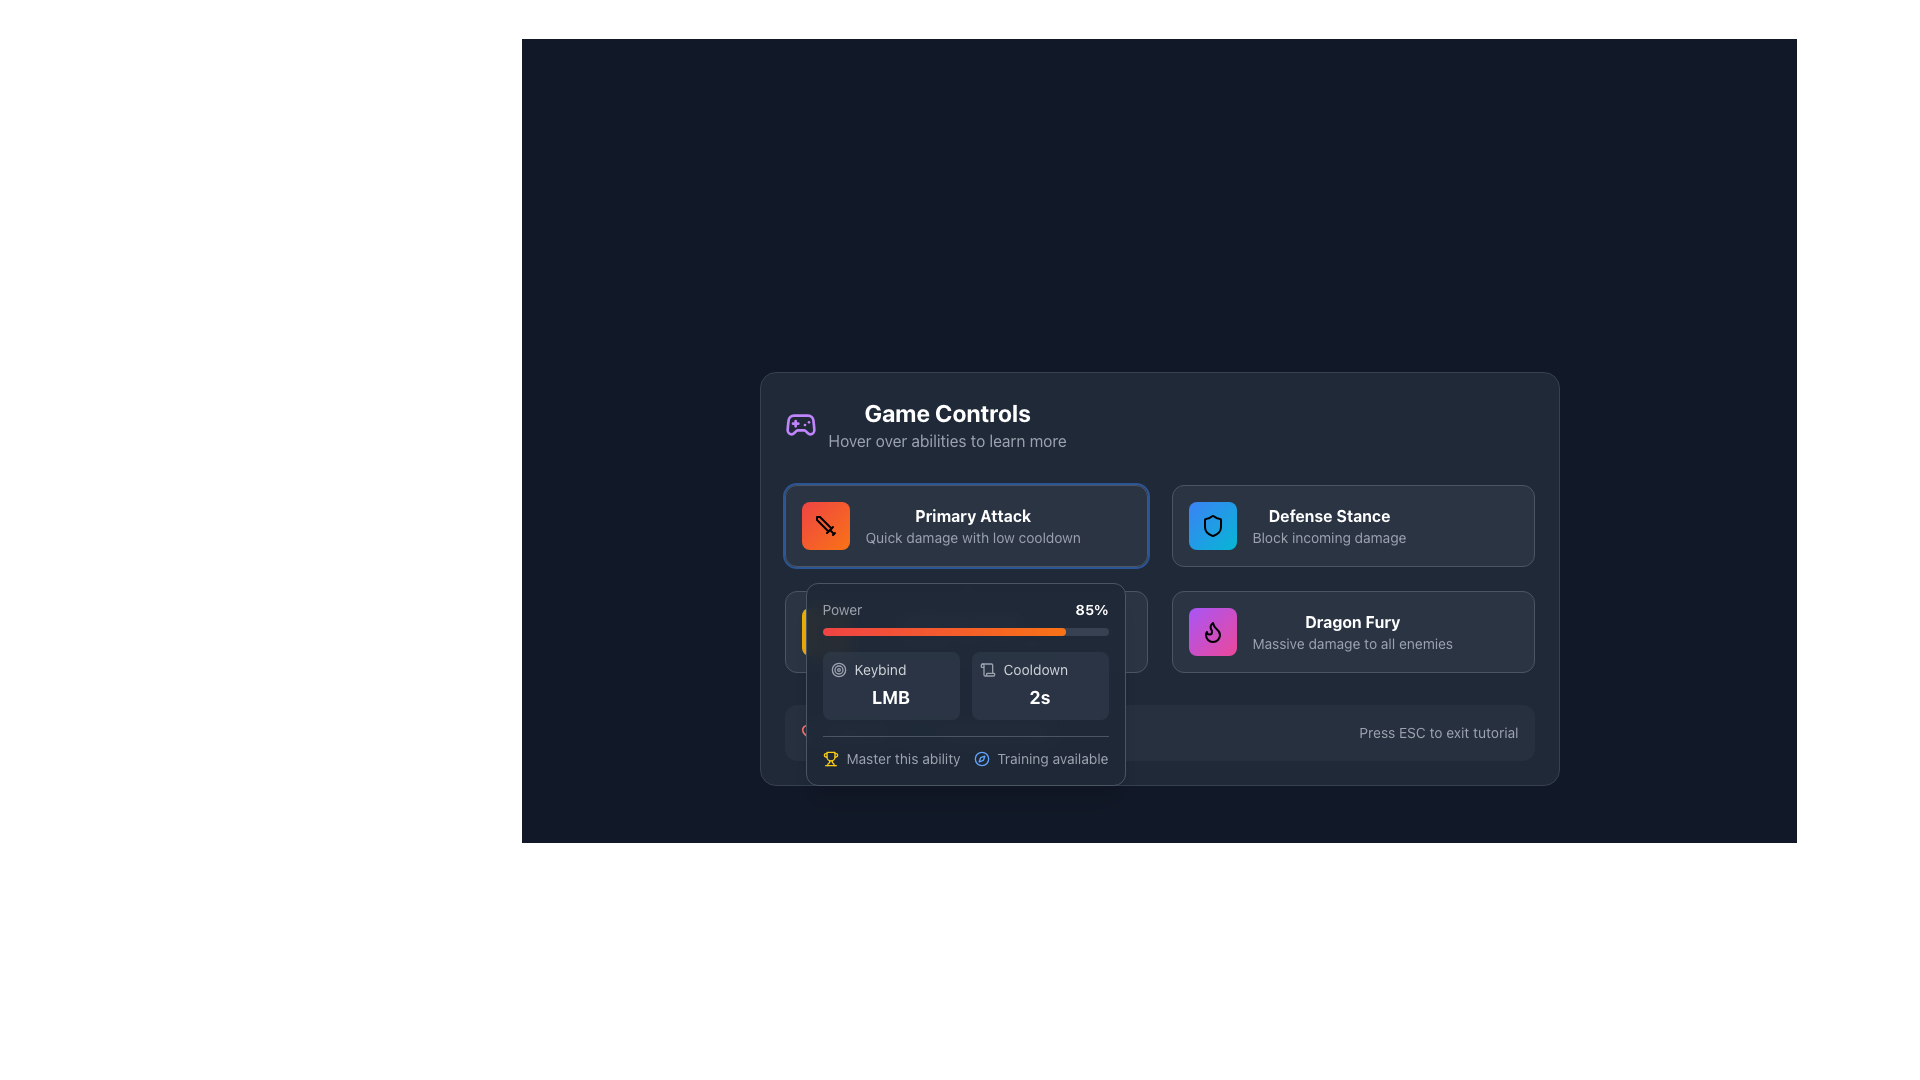  Describe the element at coordinates (1353, 524) in the screenshot. I see `the defensive stance ability button located on the upper-right side of the grid layout within the central modal box, specifically the second element` at that location.